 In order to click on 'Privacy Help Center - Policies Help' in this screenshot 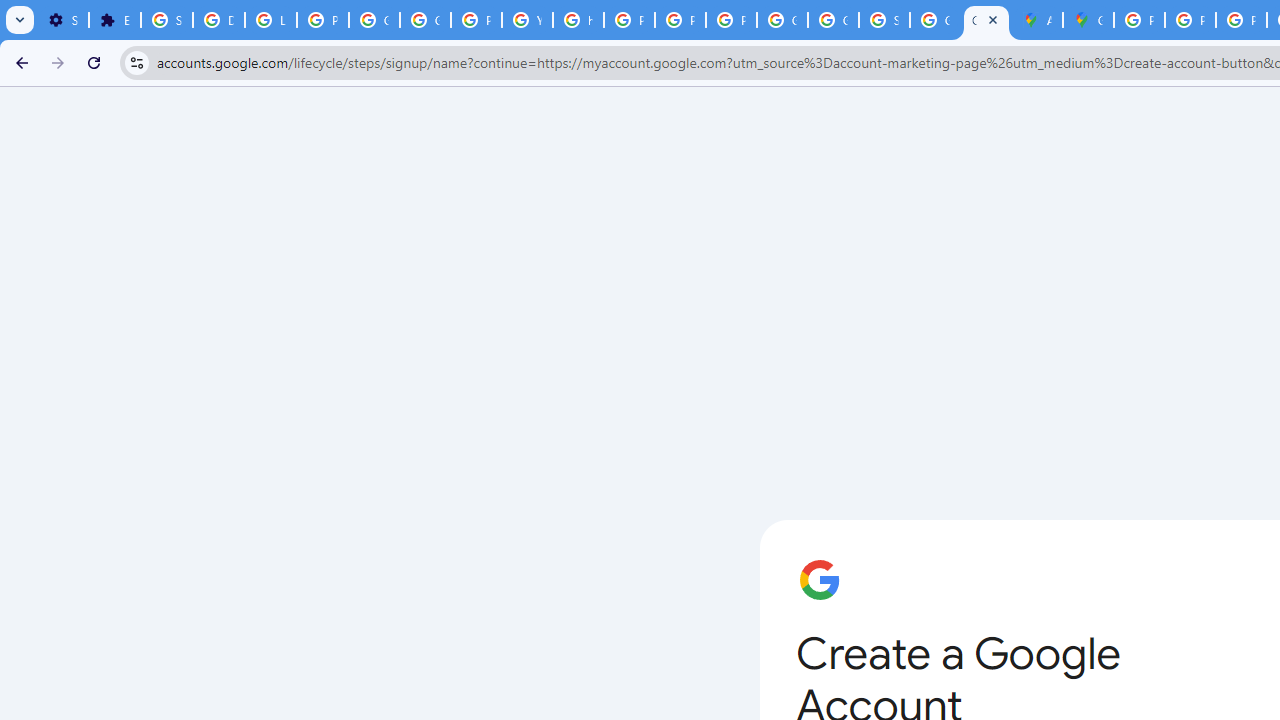, I will do `click(1190, 20)`.